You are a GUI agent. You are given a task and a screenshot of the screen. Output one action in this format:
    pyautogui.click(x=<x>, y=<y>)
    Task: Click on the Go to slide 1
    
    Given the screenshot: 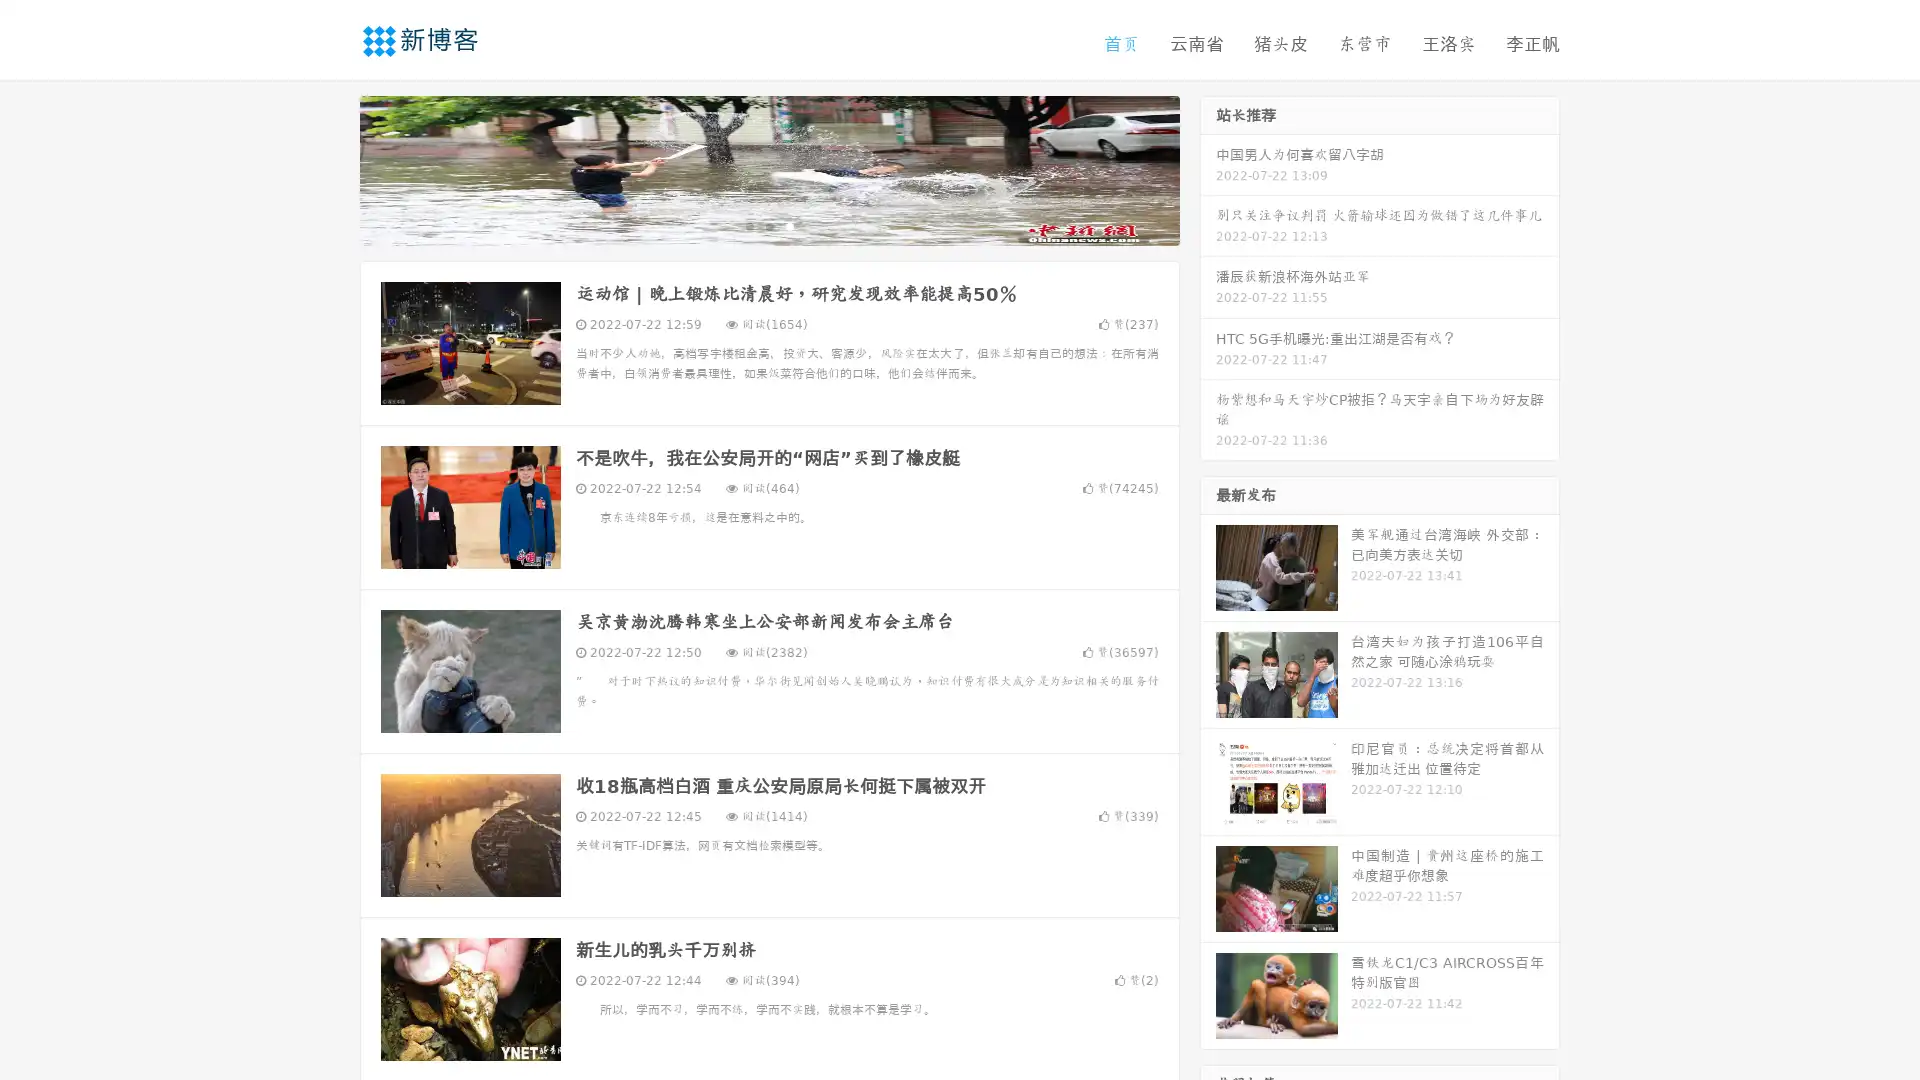 What is the action you would take?
    pyautogui.click(x=748, y=225)
    